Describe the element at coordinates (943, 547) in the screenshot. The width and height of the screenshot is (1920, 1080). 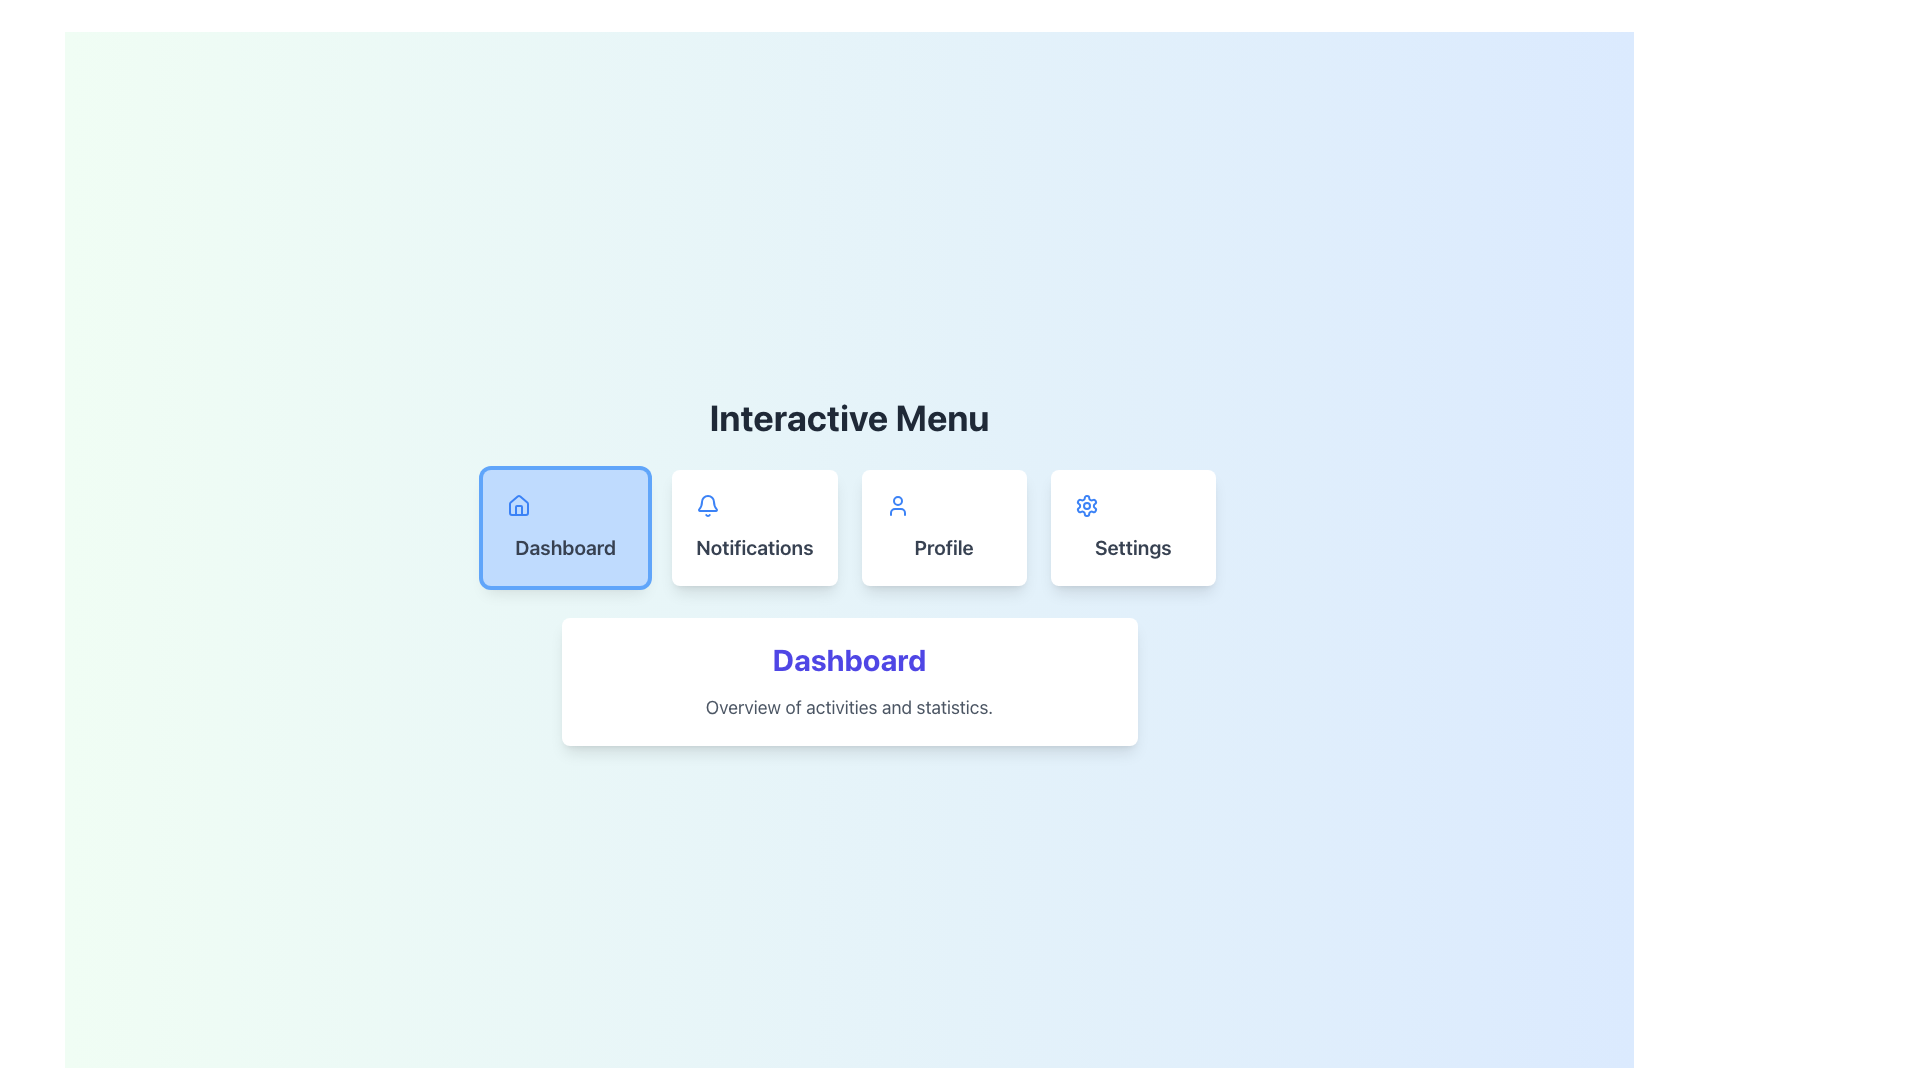
I see `the 'Profile' card label, which indicates its purpose within the card layout, positioned in the lower center of the third card from the left` at that location.